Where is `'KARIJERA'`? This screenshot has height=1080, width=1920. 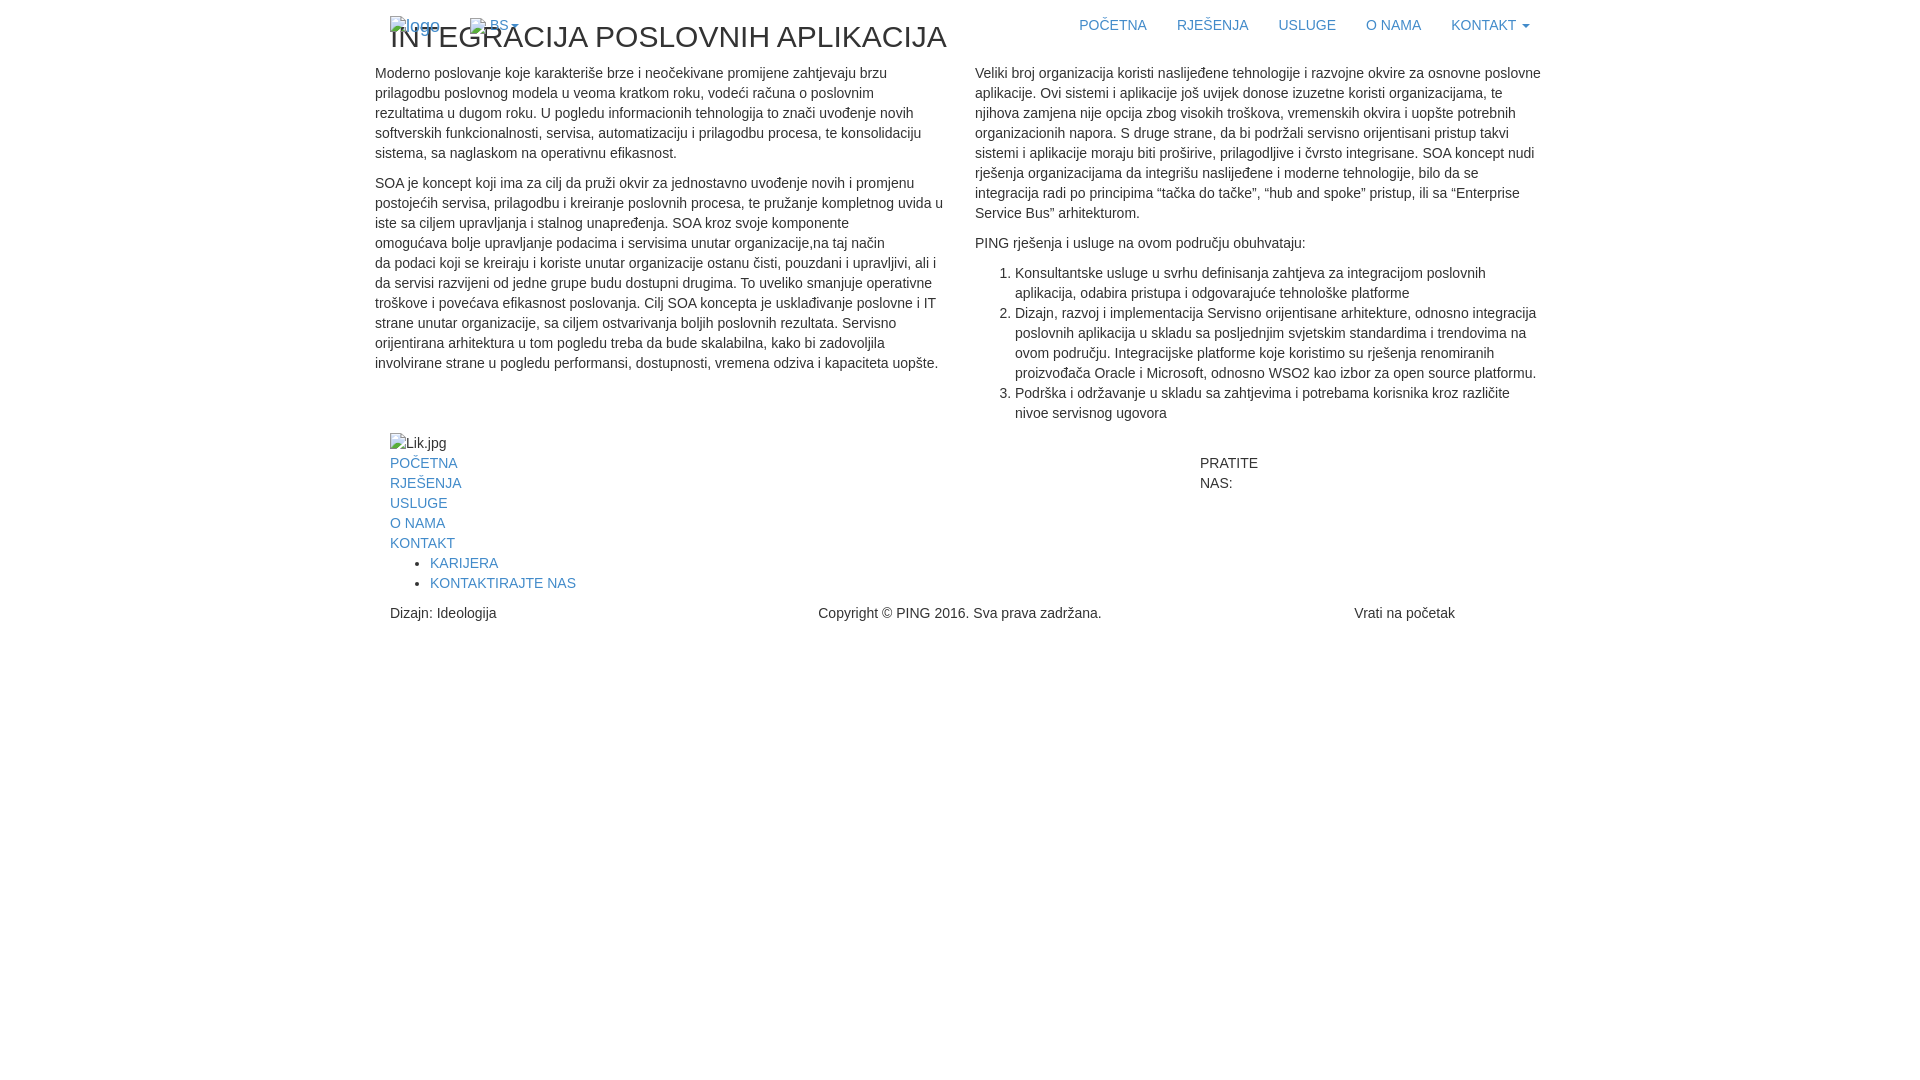 'KARIJERA' is located at coordinates (463, 563).